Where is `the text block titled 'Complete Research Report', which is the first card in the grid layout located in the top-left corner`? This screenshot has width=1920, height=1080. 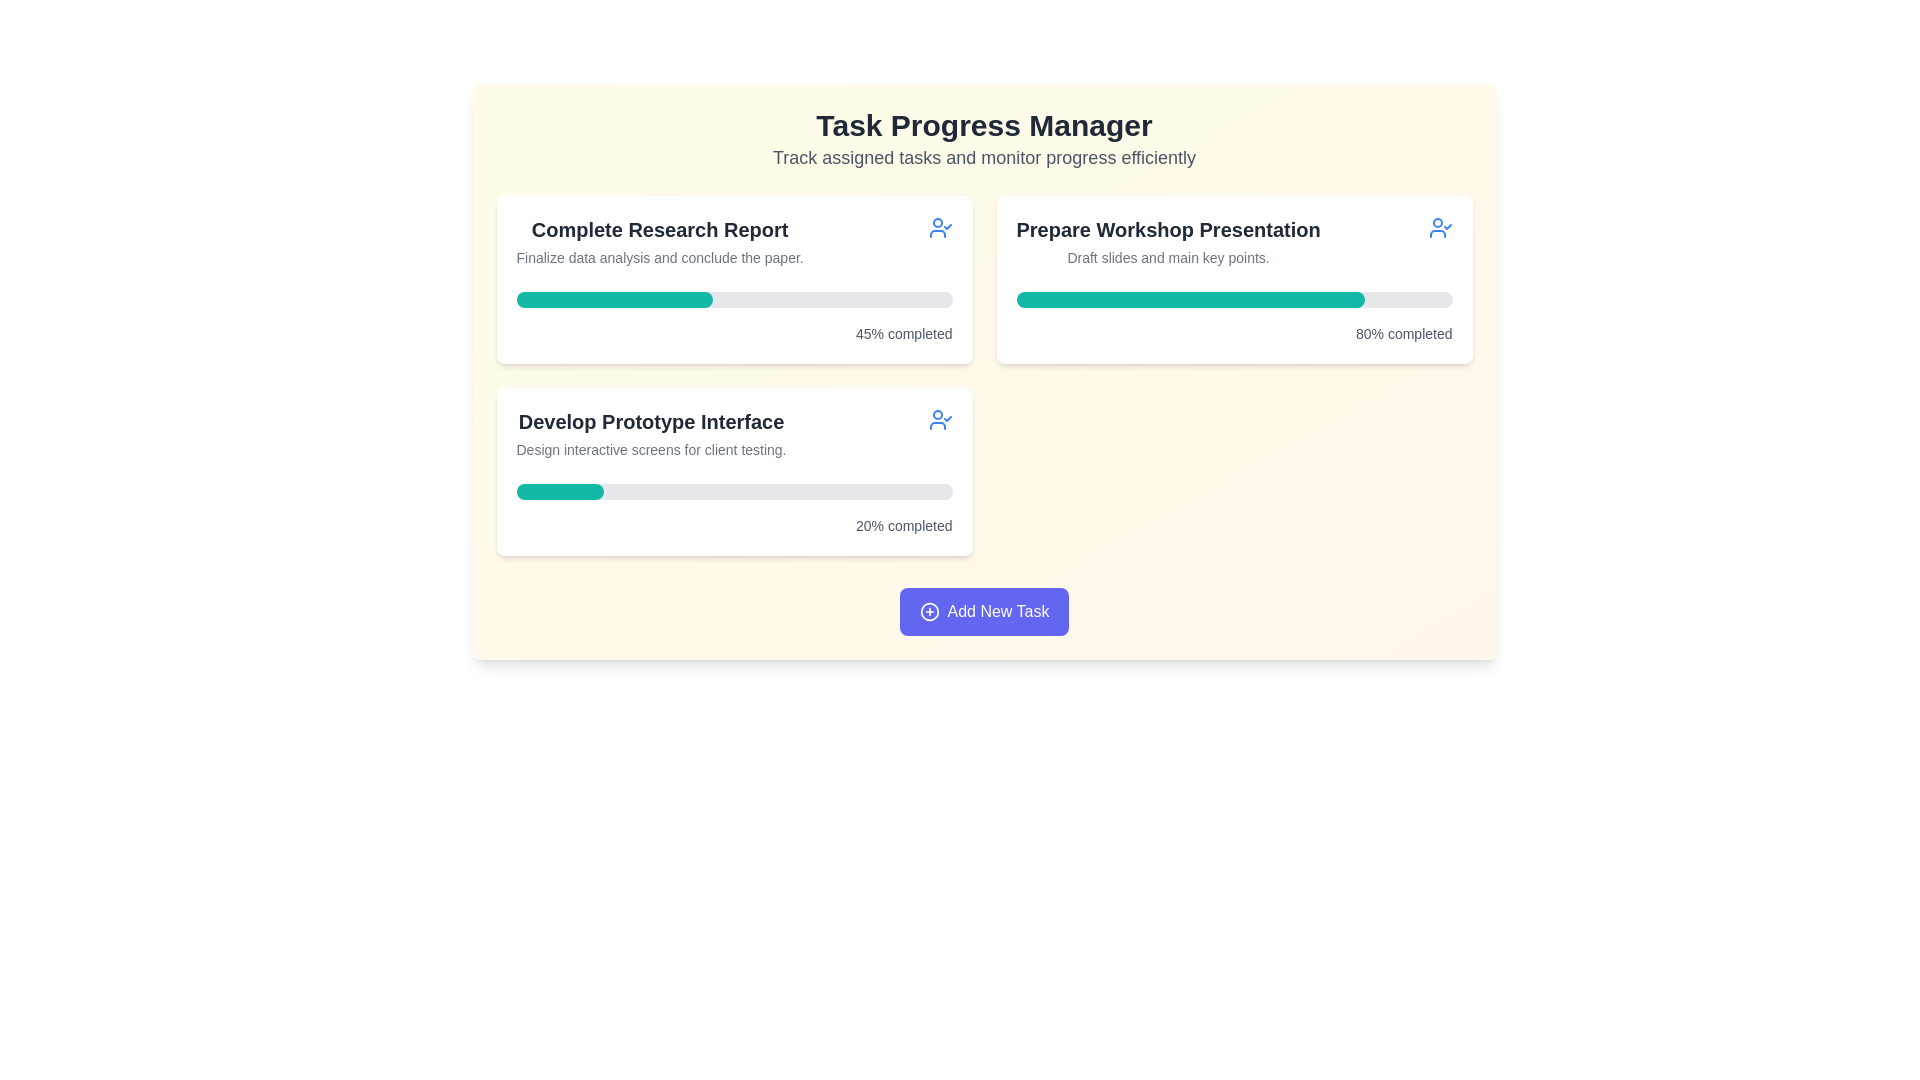
the text block titled 'Complete Research Report', which is the first card in the grid layout located in the top-left corner is located at coordinates (660, 241).